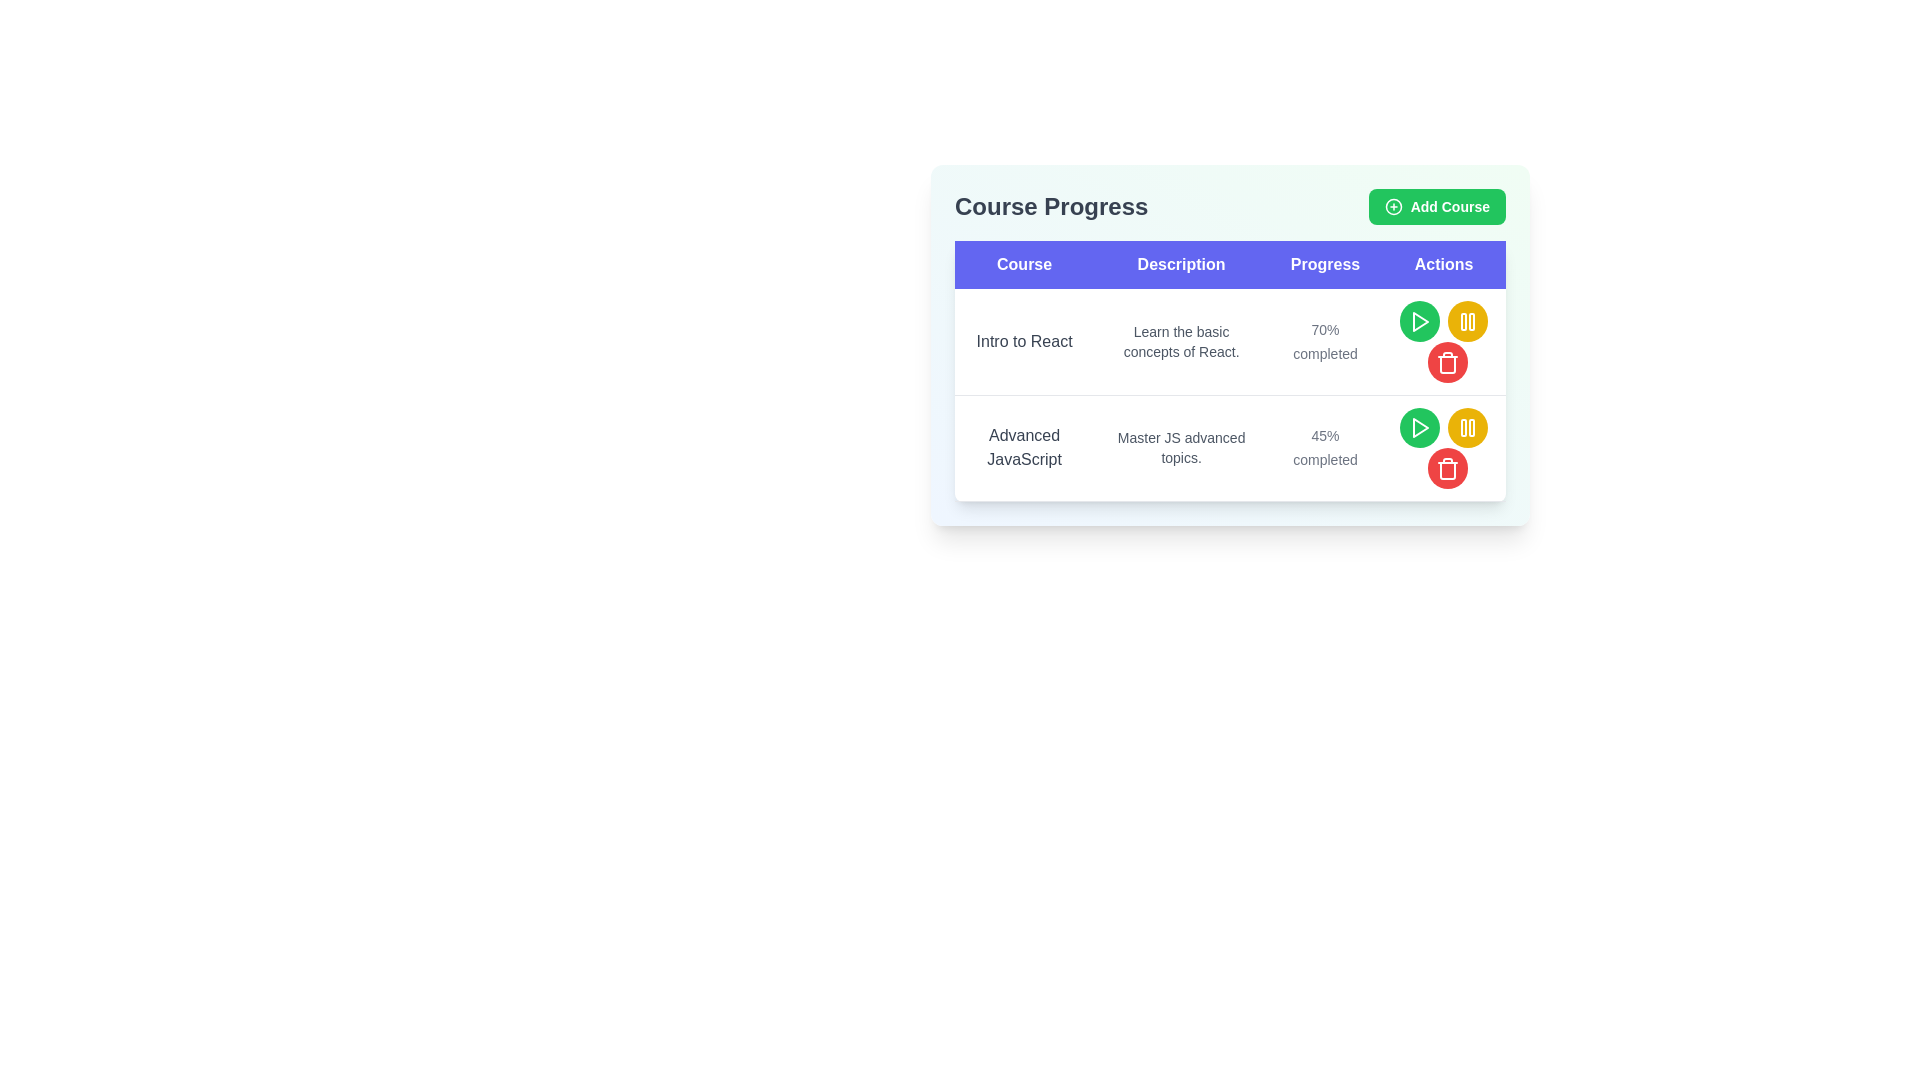 This screenshot has height=1080, width=1920. What do you see at coordinates (1472, 320) in the screenshot?
I see `the right vertical rectangular bar of the yellow Pause button within the 'Actions' column of the 'Course Progress' table` at bounding box center [1472, 320].